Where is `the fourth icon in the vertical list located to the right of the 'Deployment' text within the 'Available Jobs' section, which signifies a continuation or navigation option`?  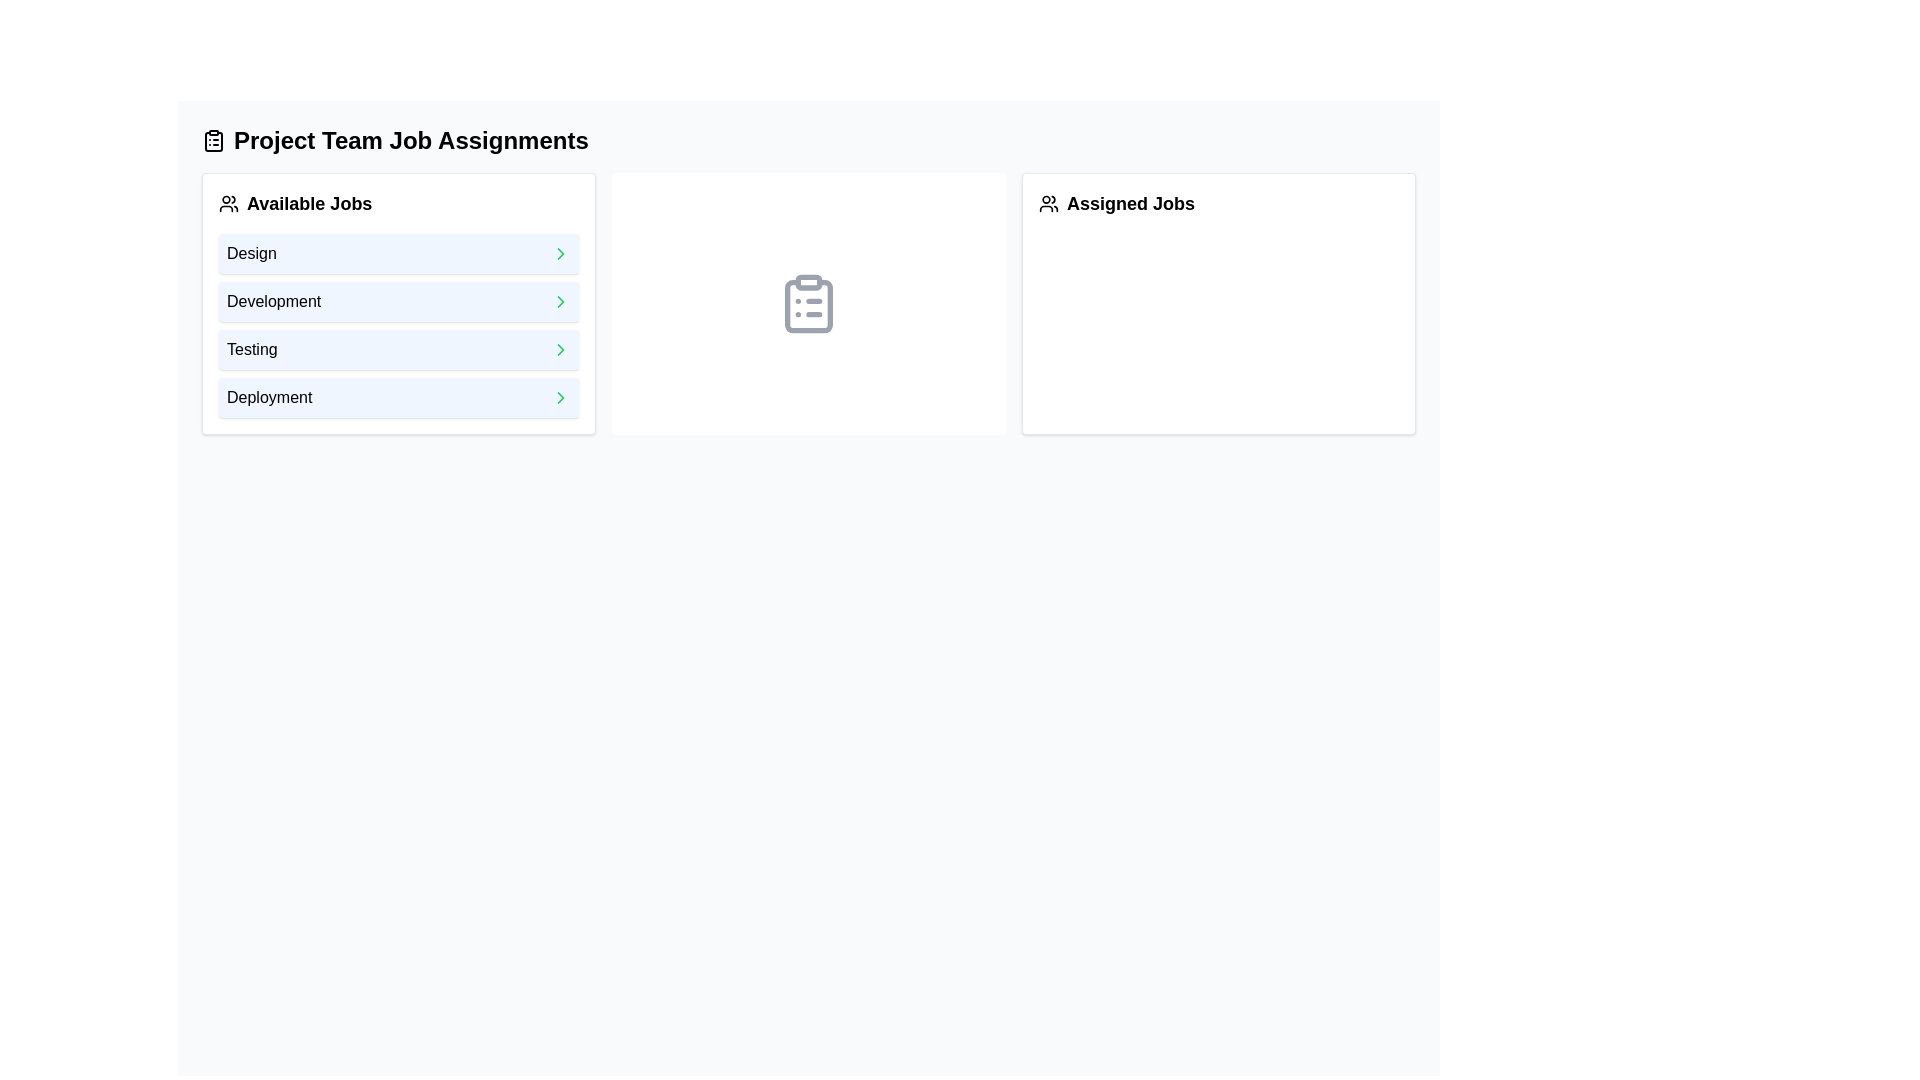
the fourth icon in the vertical list located to the right of the 'Deployment' text within the 'Available Jobs' section, which signifies a continuation or navigation option is located at coordinates (560, 397).